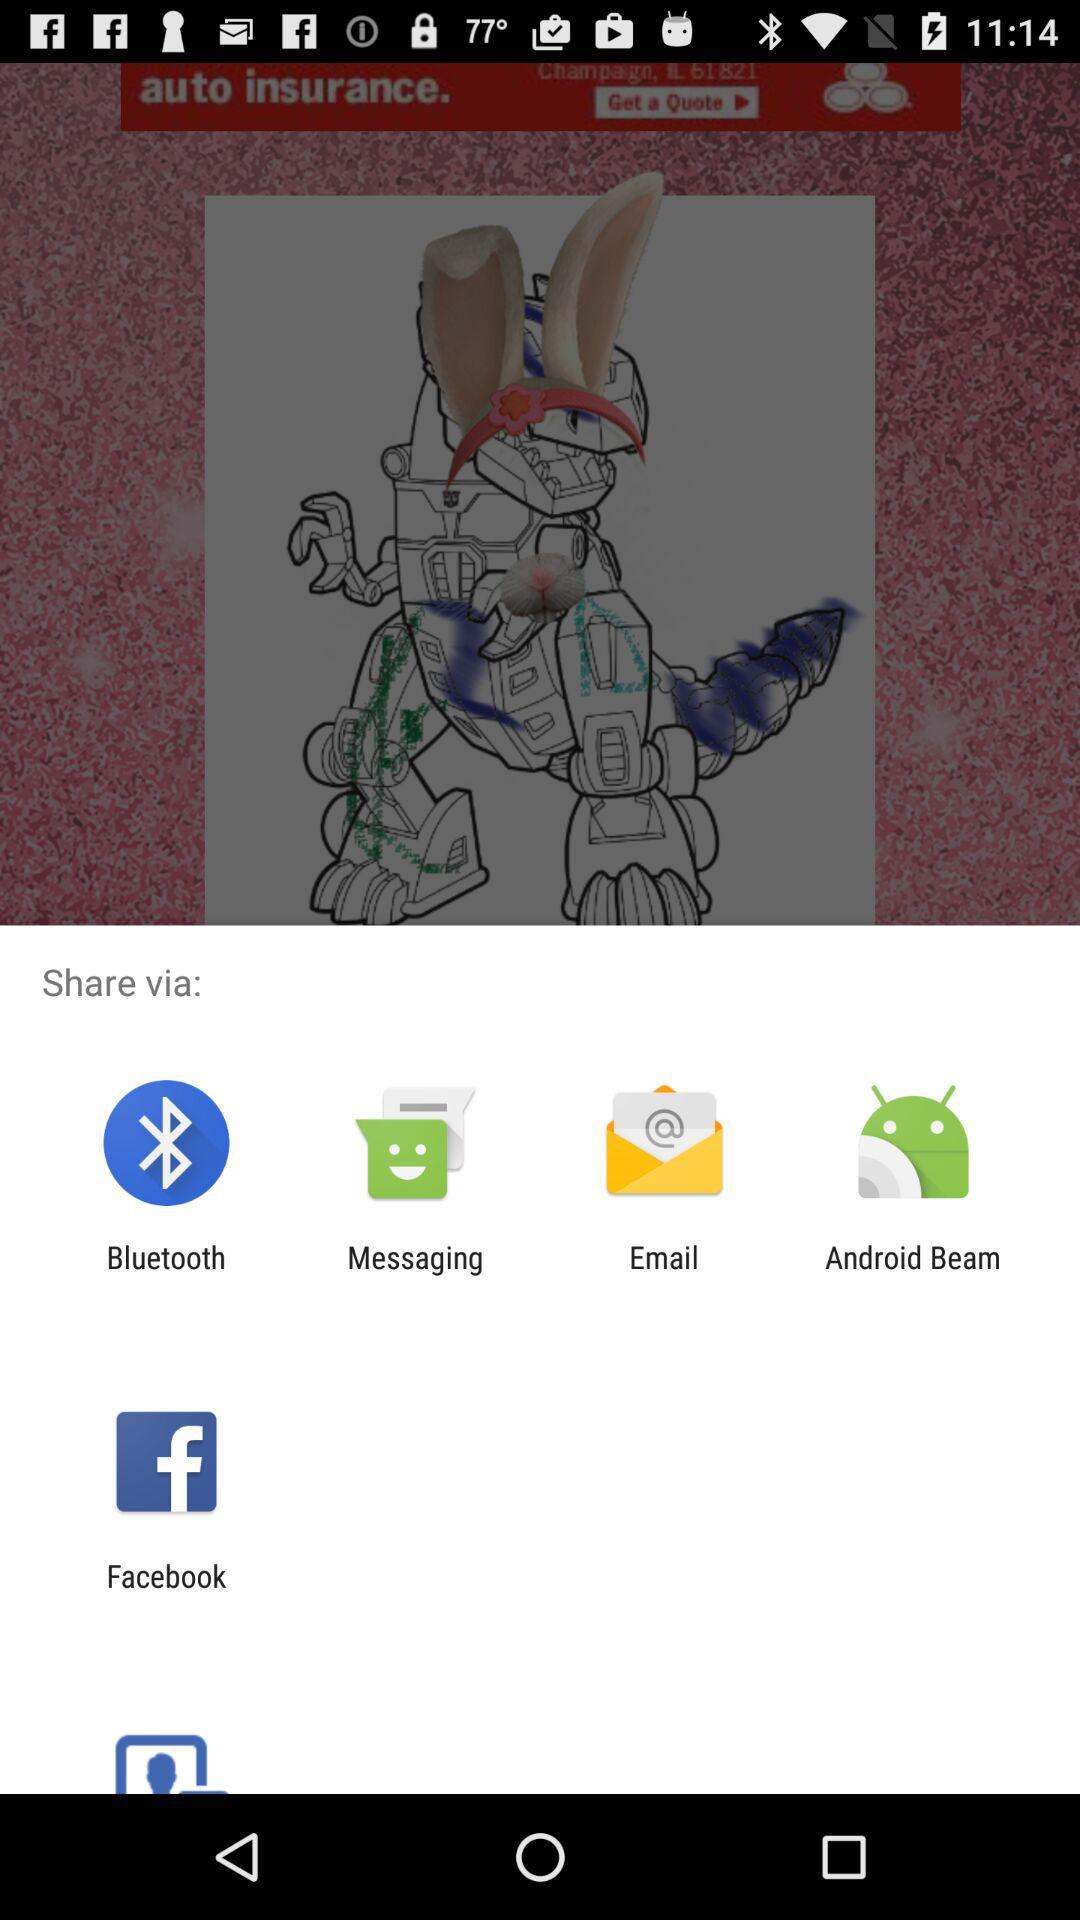  I want to click on the email, so click(664, 1274).